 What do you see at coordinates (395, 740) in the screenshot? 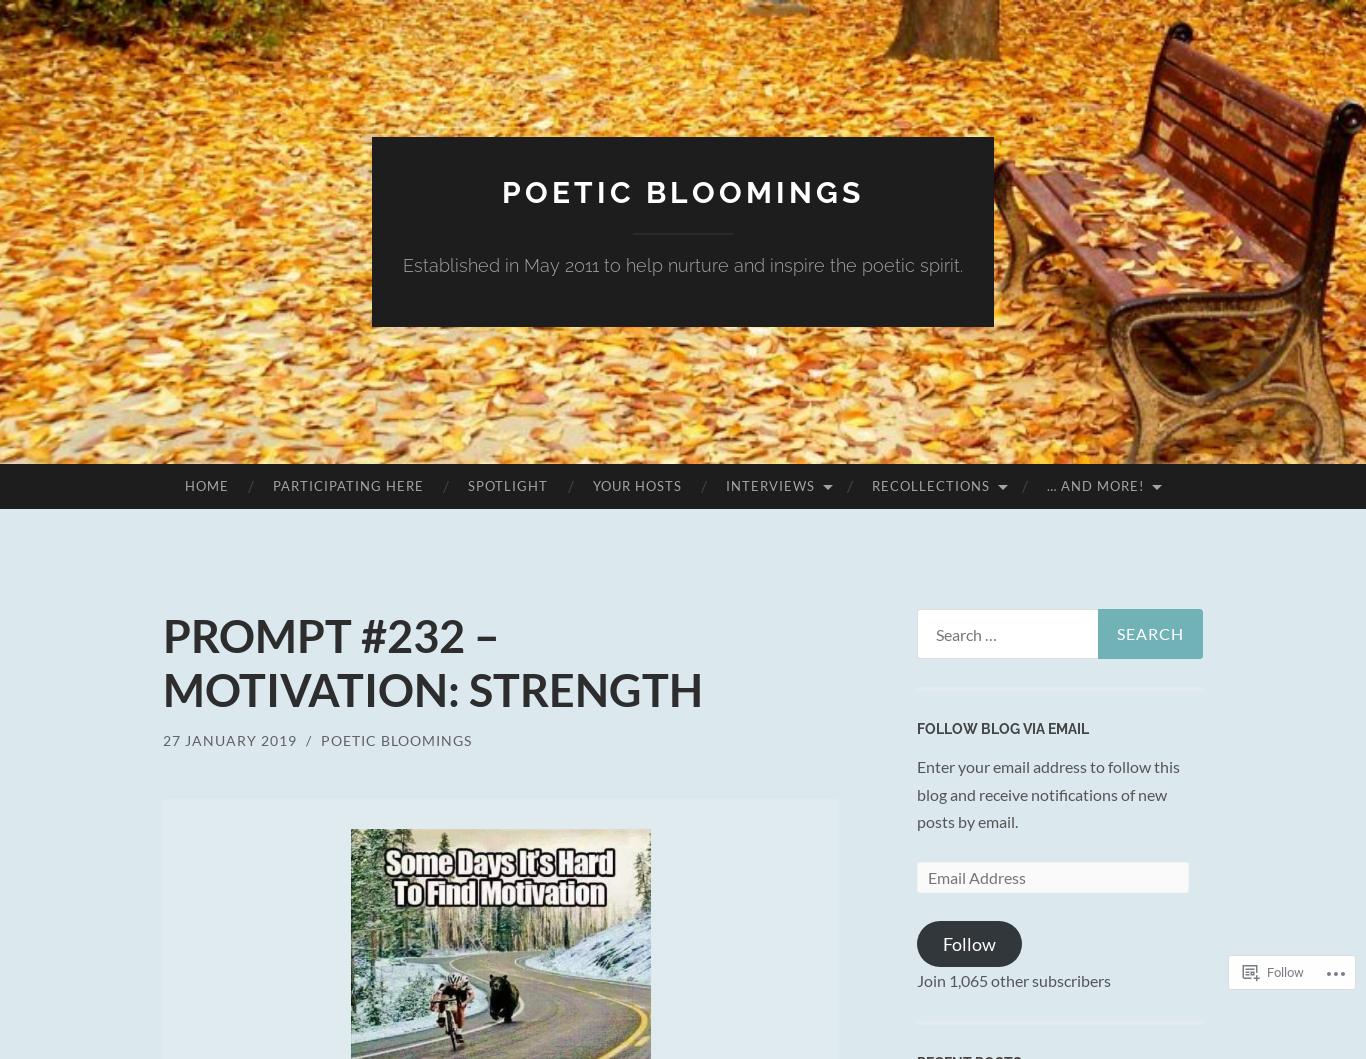
I see `'Poetic Bloomings'` at bounding box center [395, 740].